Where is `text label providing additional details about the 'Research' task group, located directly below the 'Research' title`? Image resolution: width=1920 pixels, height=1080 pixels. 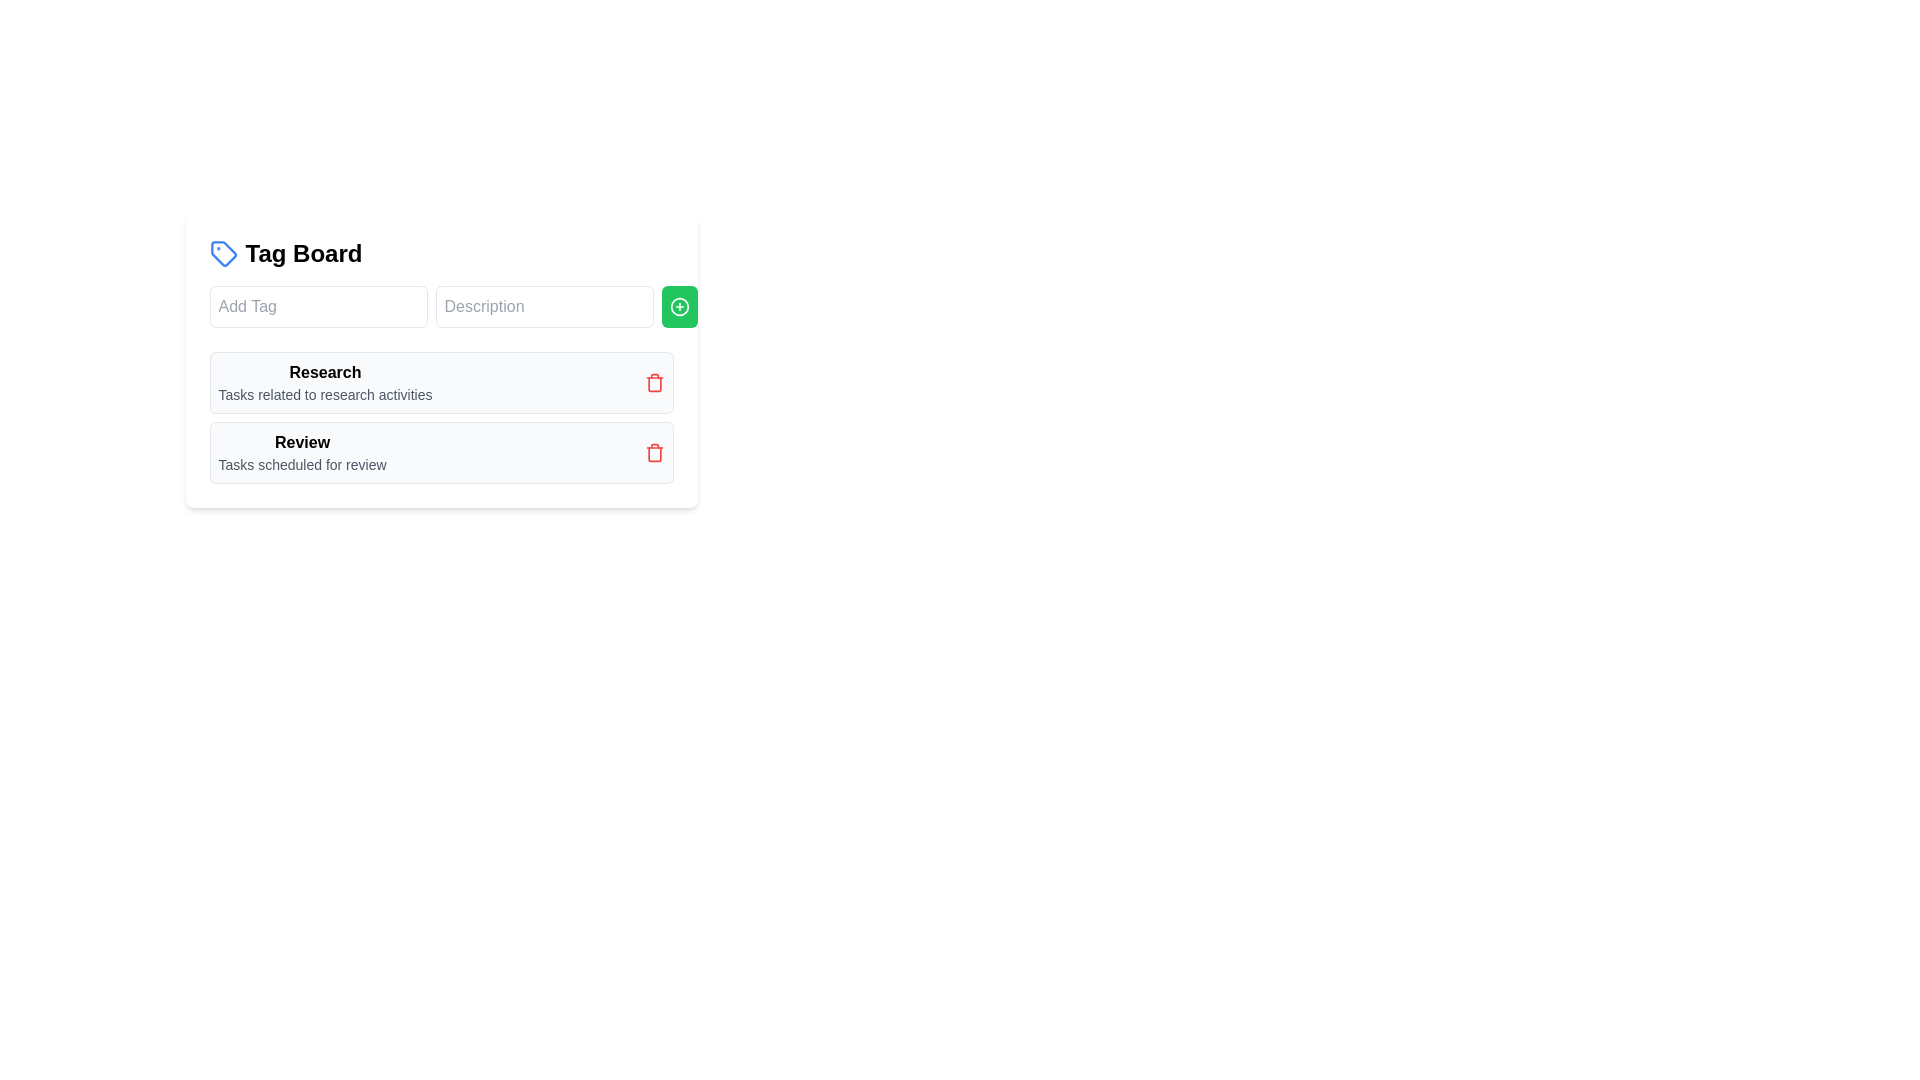
text label providing additional details about the 'Research' task group, located directly below the 'Research' title is located at coordinates (325, 394).